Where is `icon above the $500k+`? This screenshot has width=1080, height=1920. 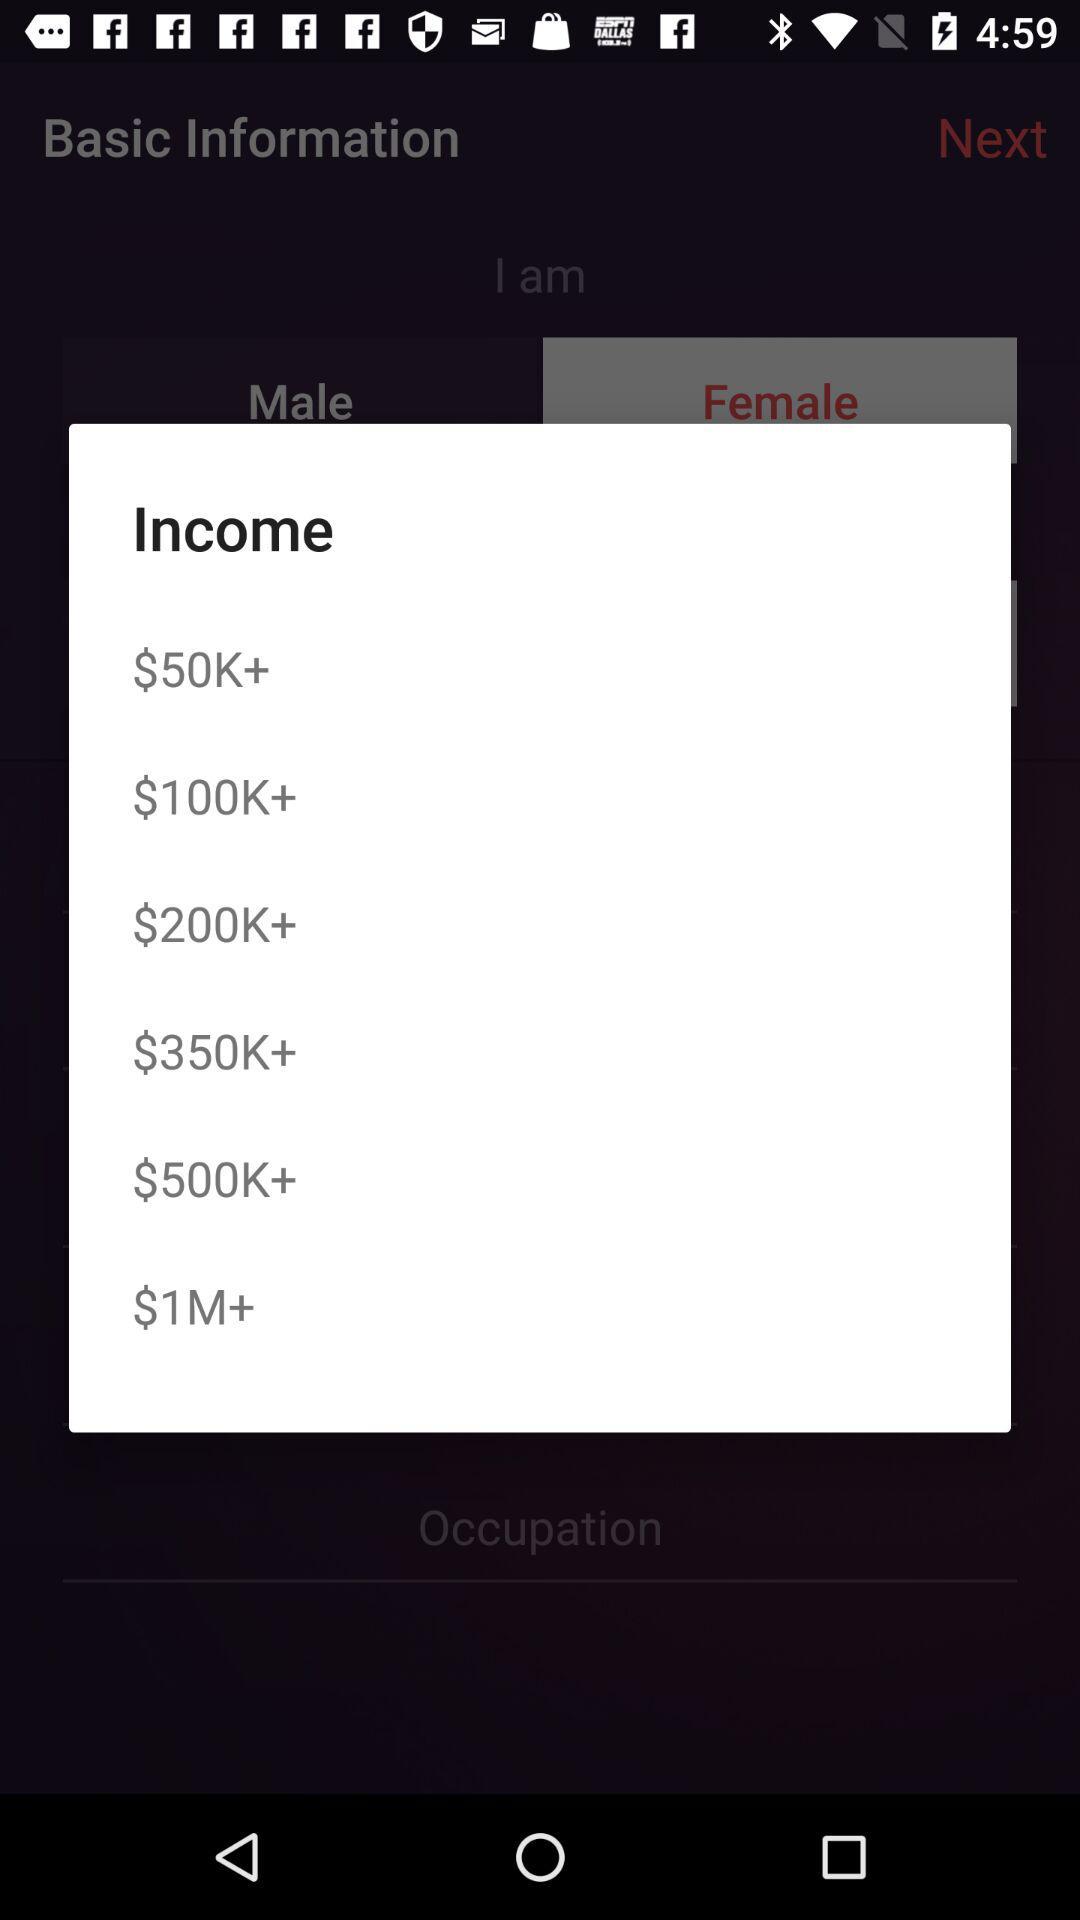 icon above the $500k+ is located at coordinates (214, 1049).